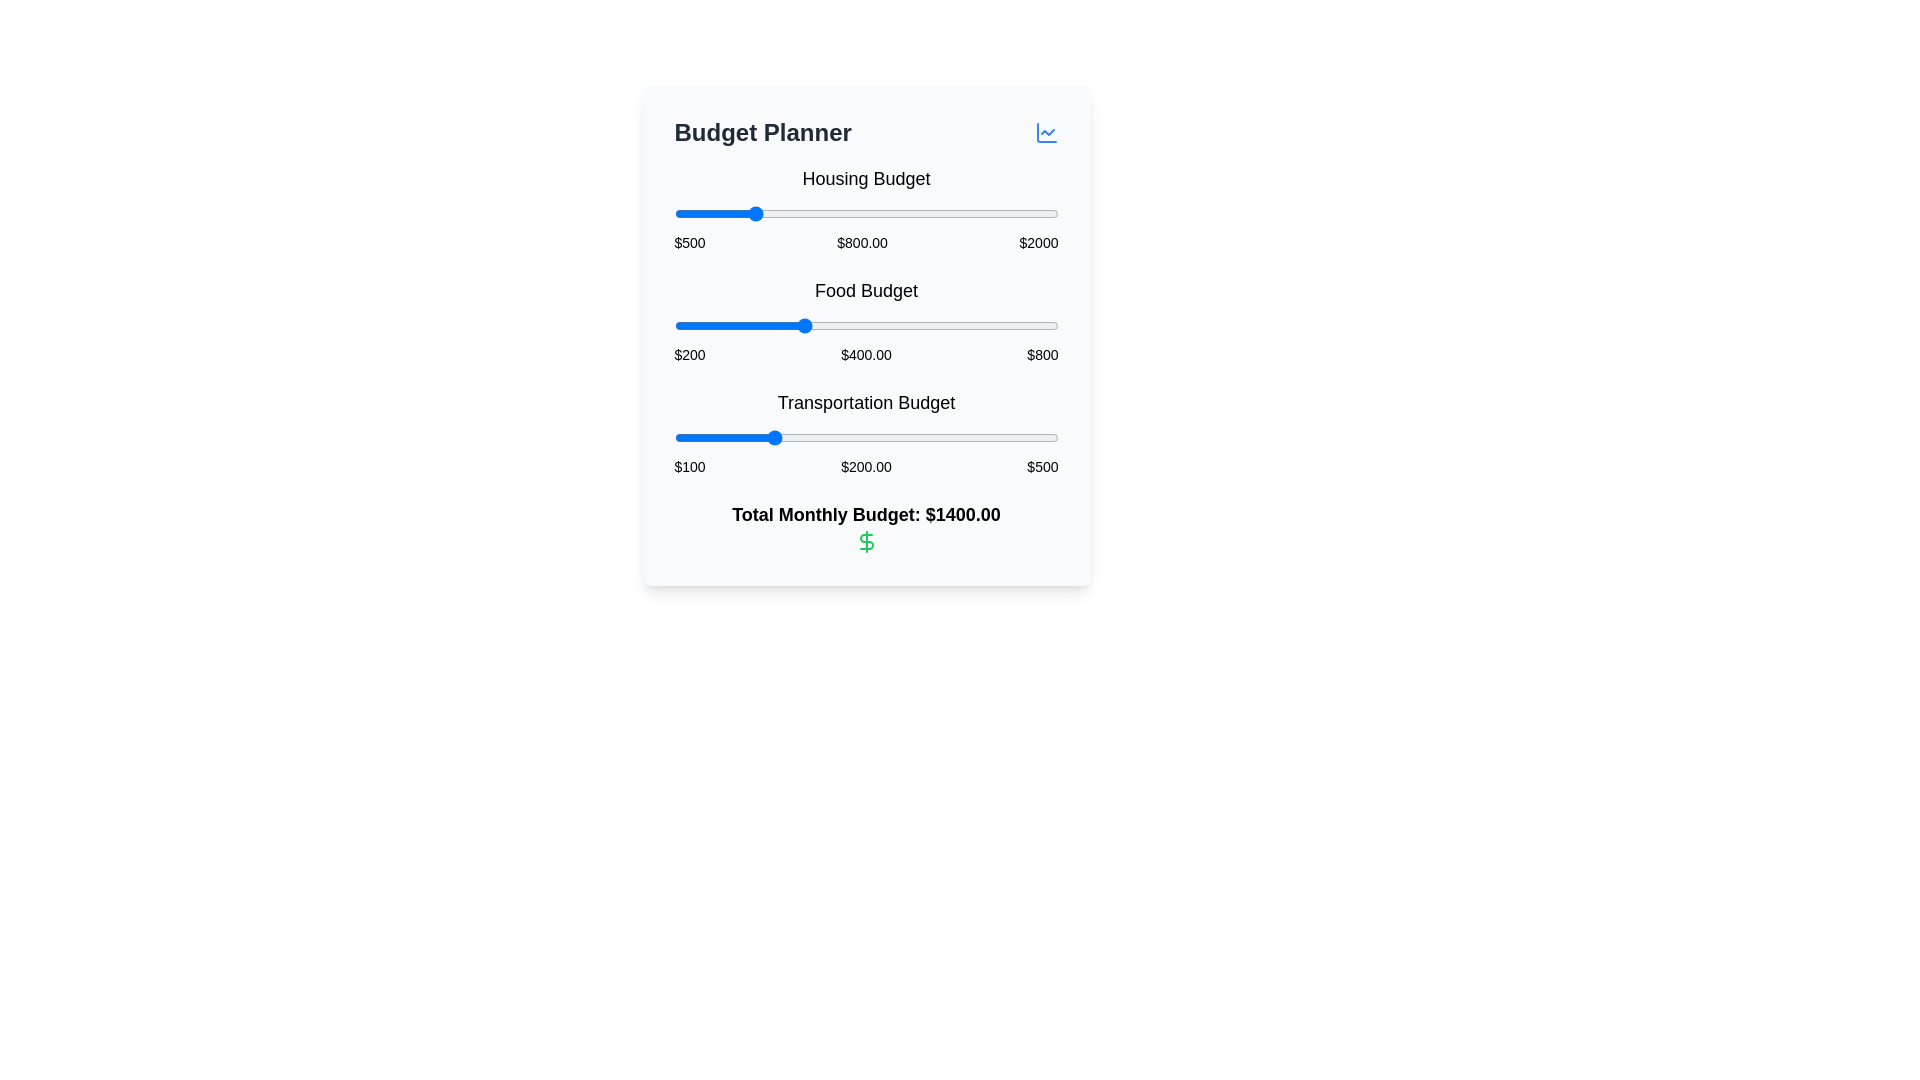 Image resolution: width=1920 pixels, height=1080 pixels. Describe the element at coordinates (1039, 242) in the screenshot. I see `the static text label that indicates the maximum value for the housing budget slider, located to the right of the slider value '$800.00'` at that location.